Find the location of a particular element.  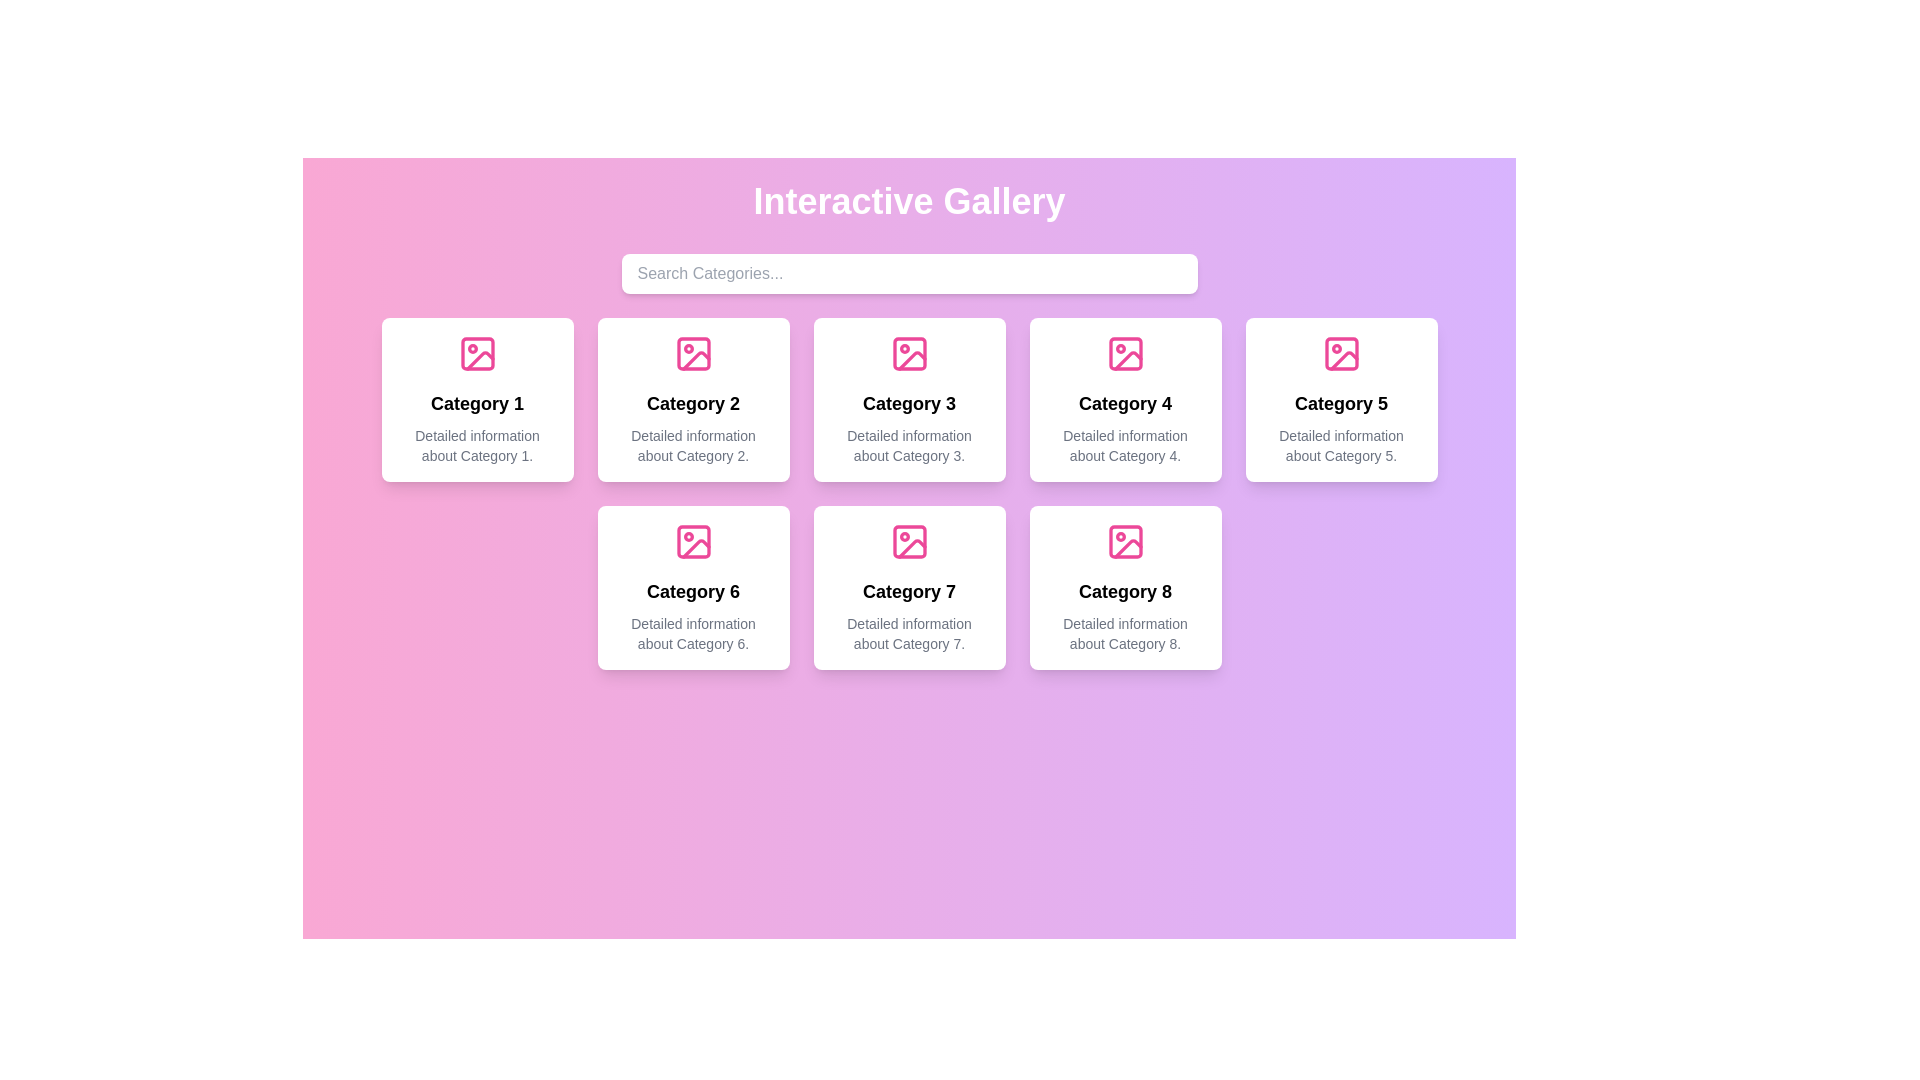

the second card in the gallery of categories, which provides a brief description and serves as a clickable item for navigation is located at coordinates (693, 400).